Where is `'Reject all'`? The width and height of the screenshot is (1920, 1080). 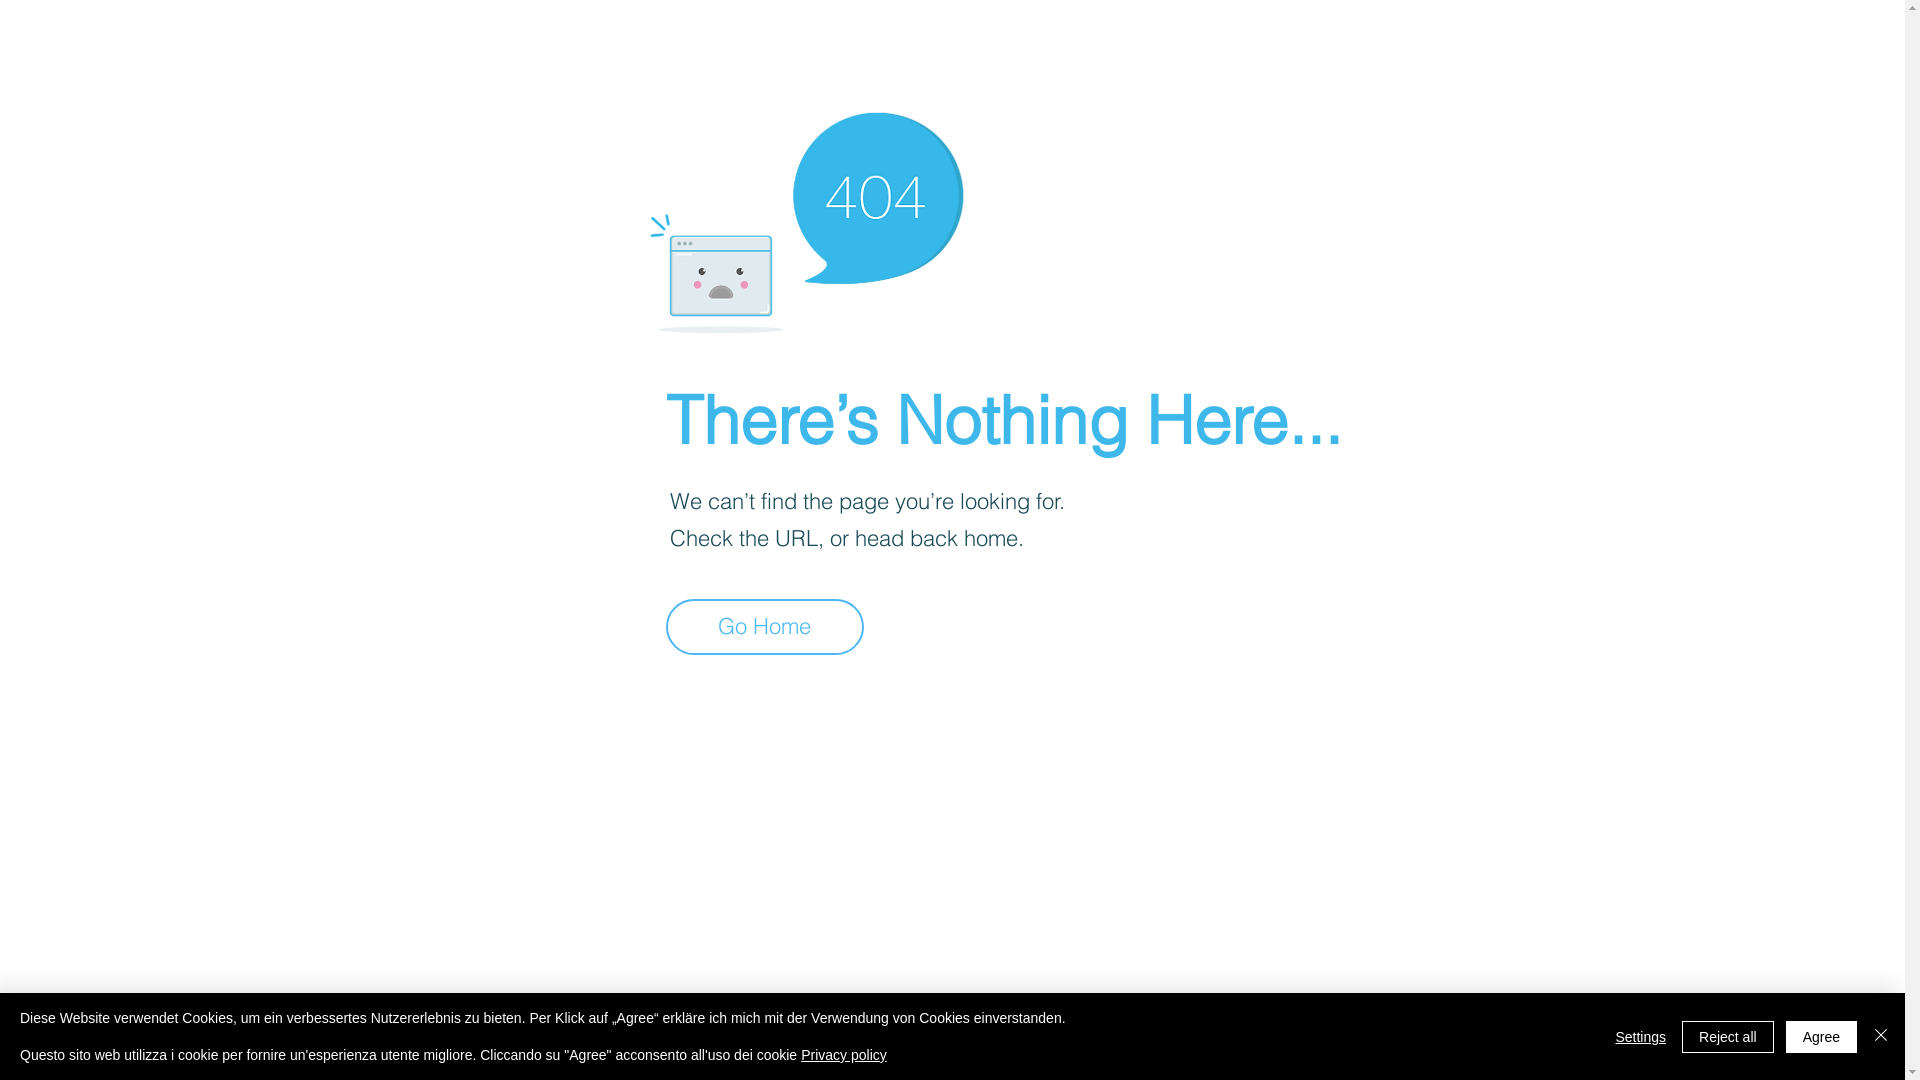
'Reject all' is located at coordinates (1727, 1036).